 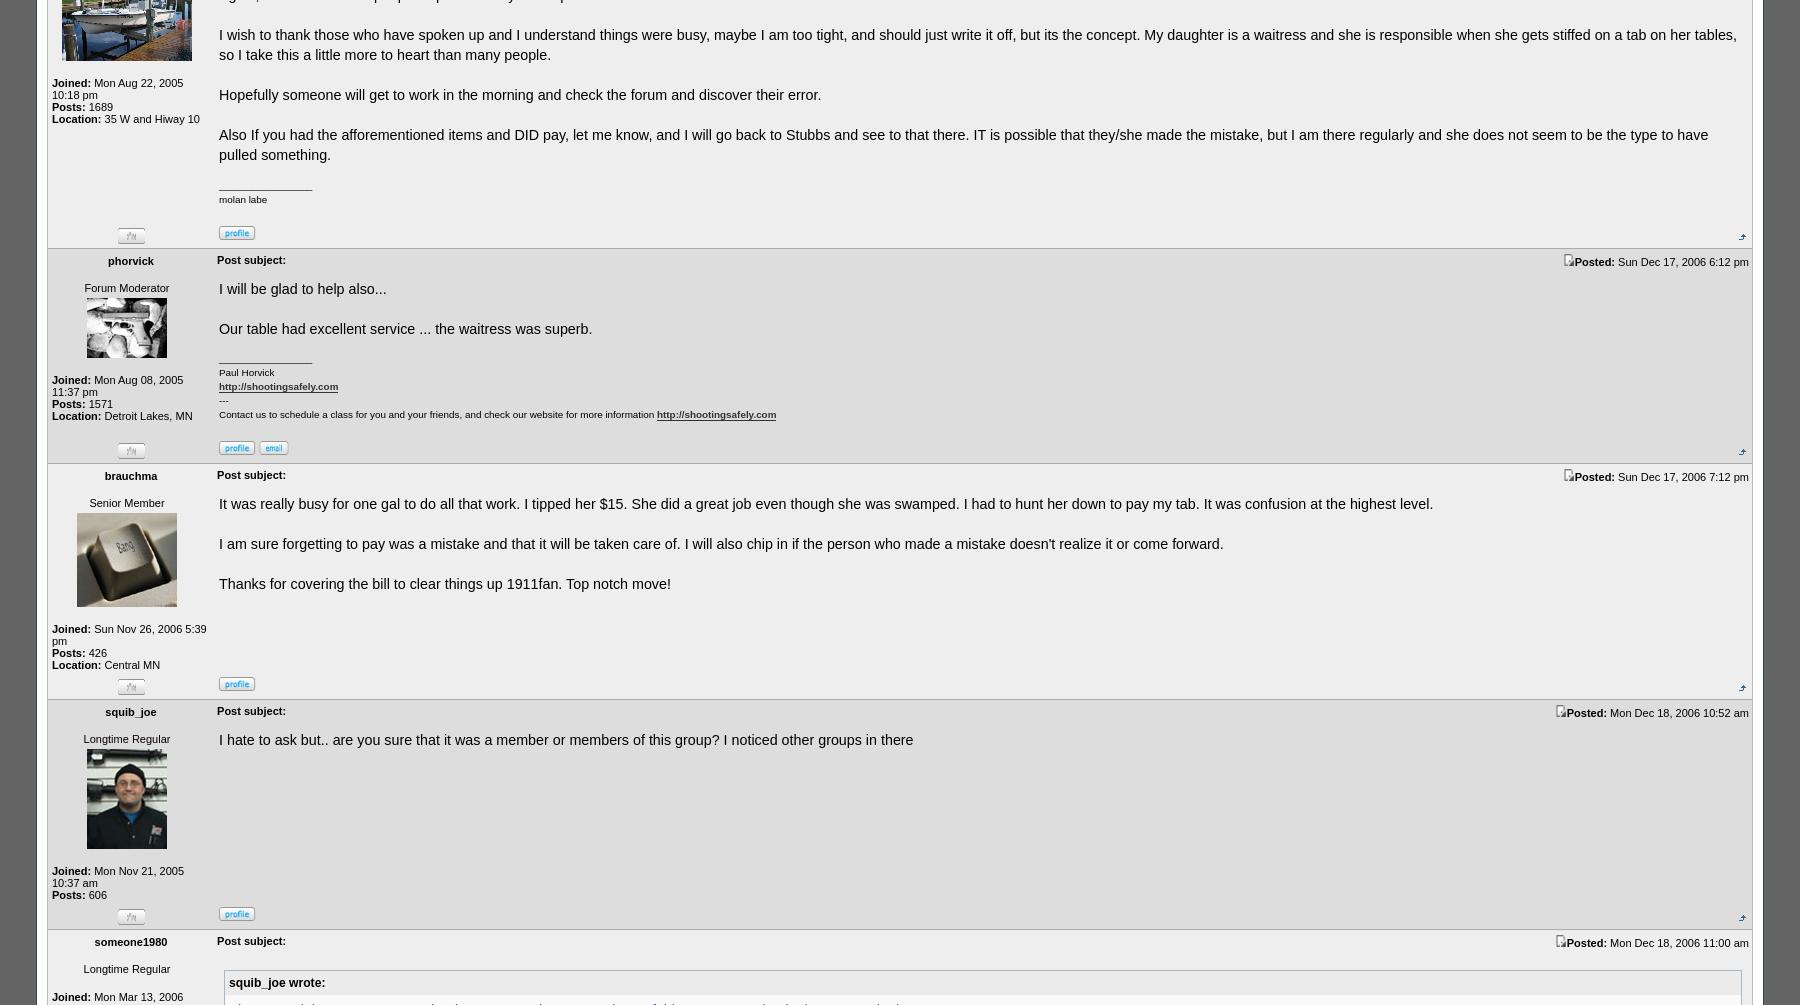 I want to click on '1689', so click(x=98, y=106).